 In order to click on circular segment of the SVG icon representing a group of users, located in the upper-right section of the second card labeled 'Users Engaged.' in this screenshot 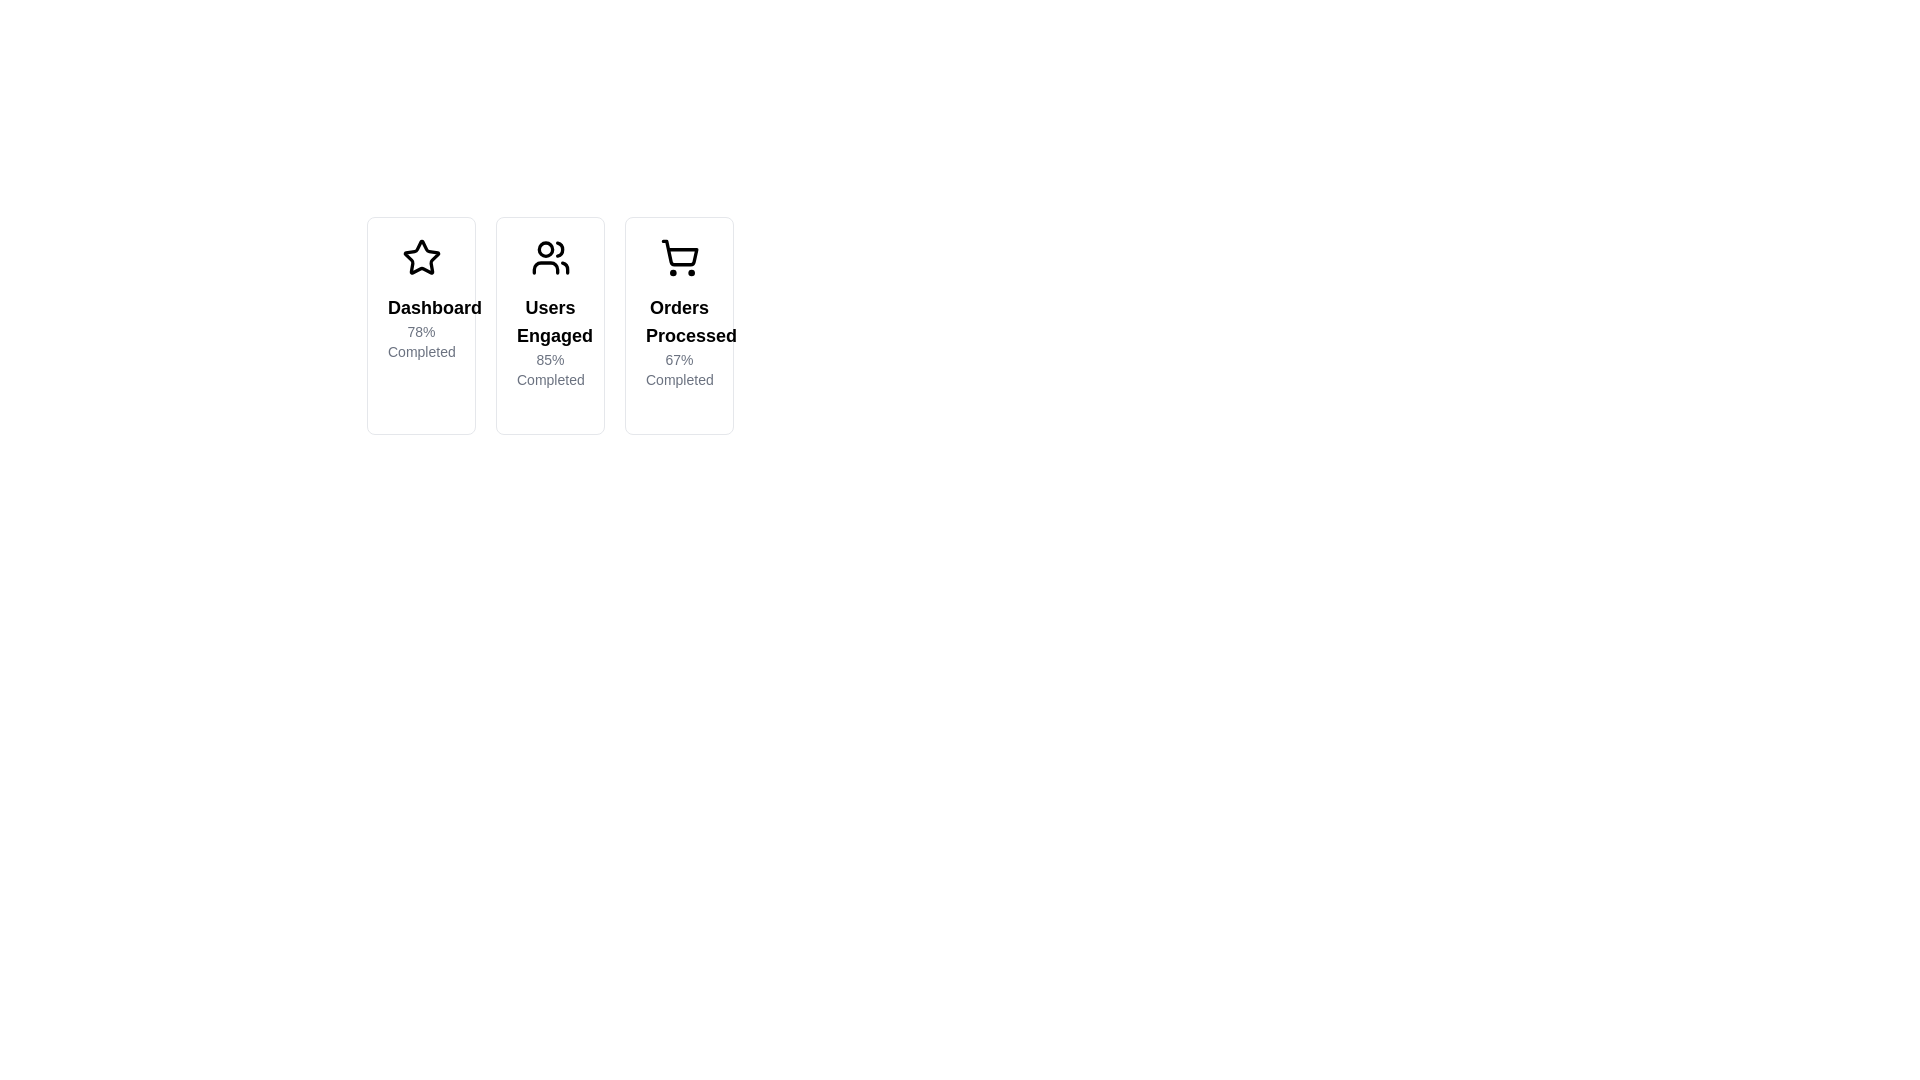, I will do `click(559, 248)`.